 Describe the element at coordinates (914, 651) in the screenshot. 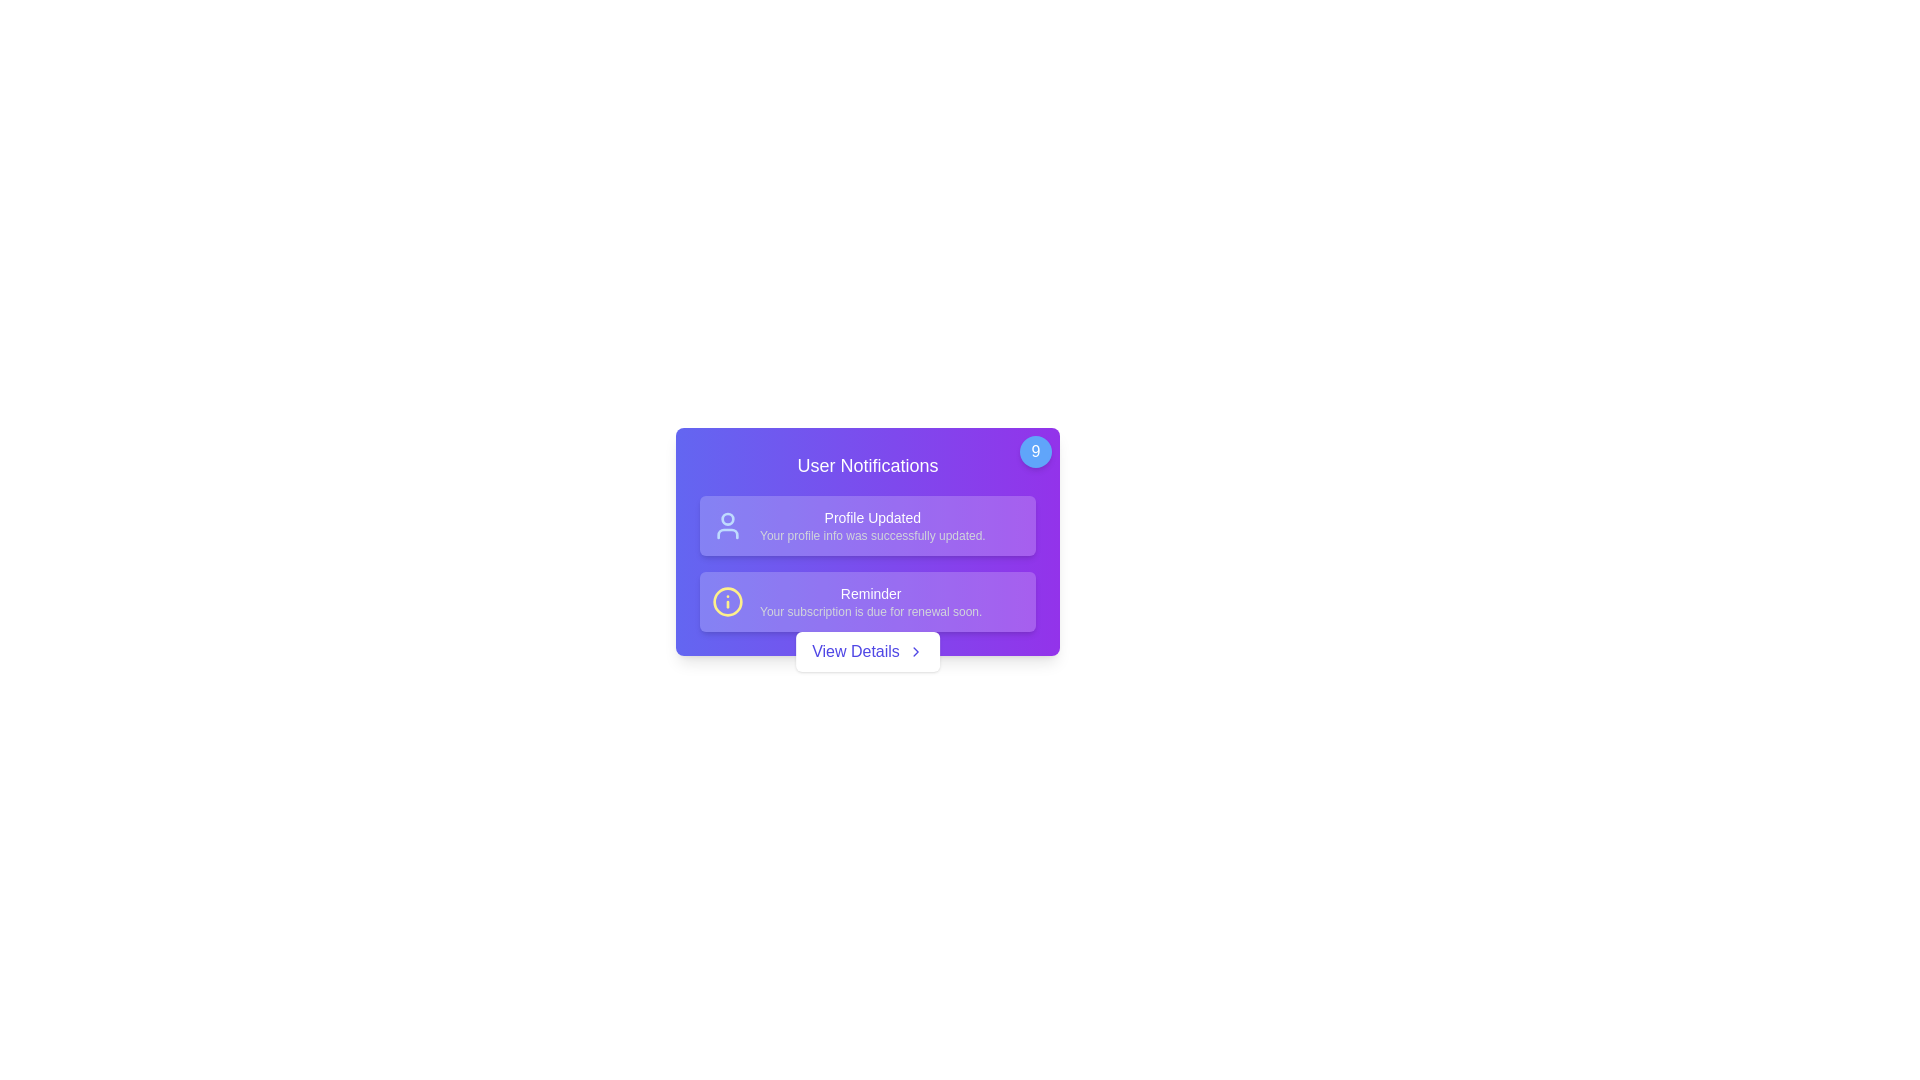

I see `the decorative icon element located to the right of the text content within the 'View Details' button` at that location.